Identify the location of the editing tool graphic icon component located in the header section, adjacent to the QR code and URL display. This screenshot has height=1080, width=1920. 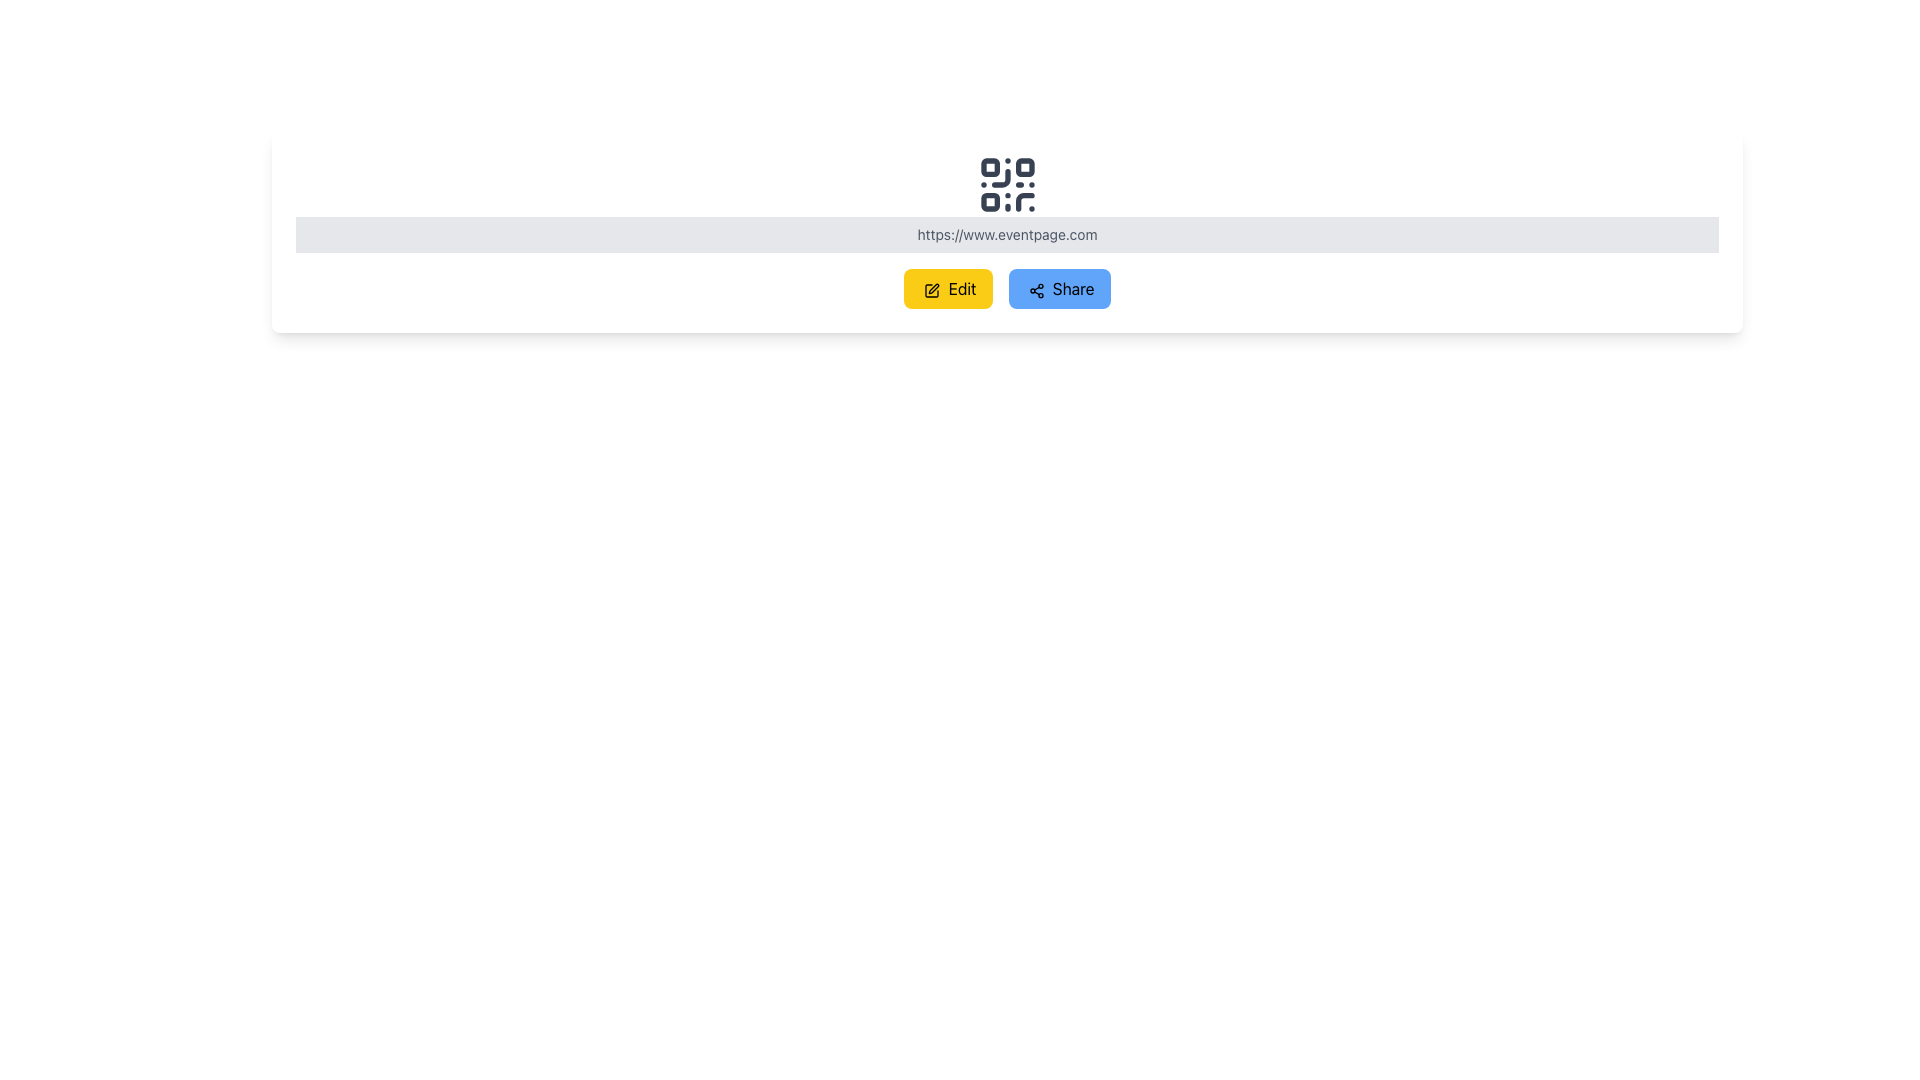
(931, 290).